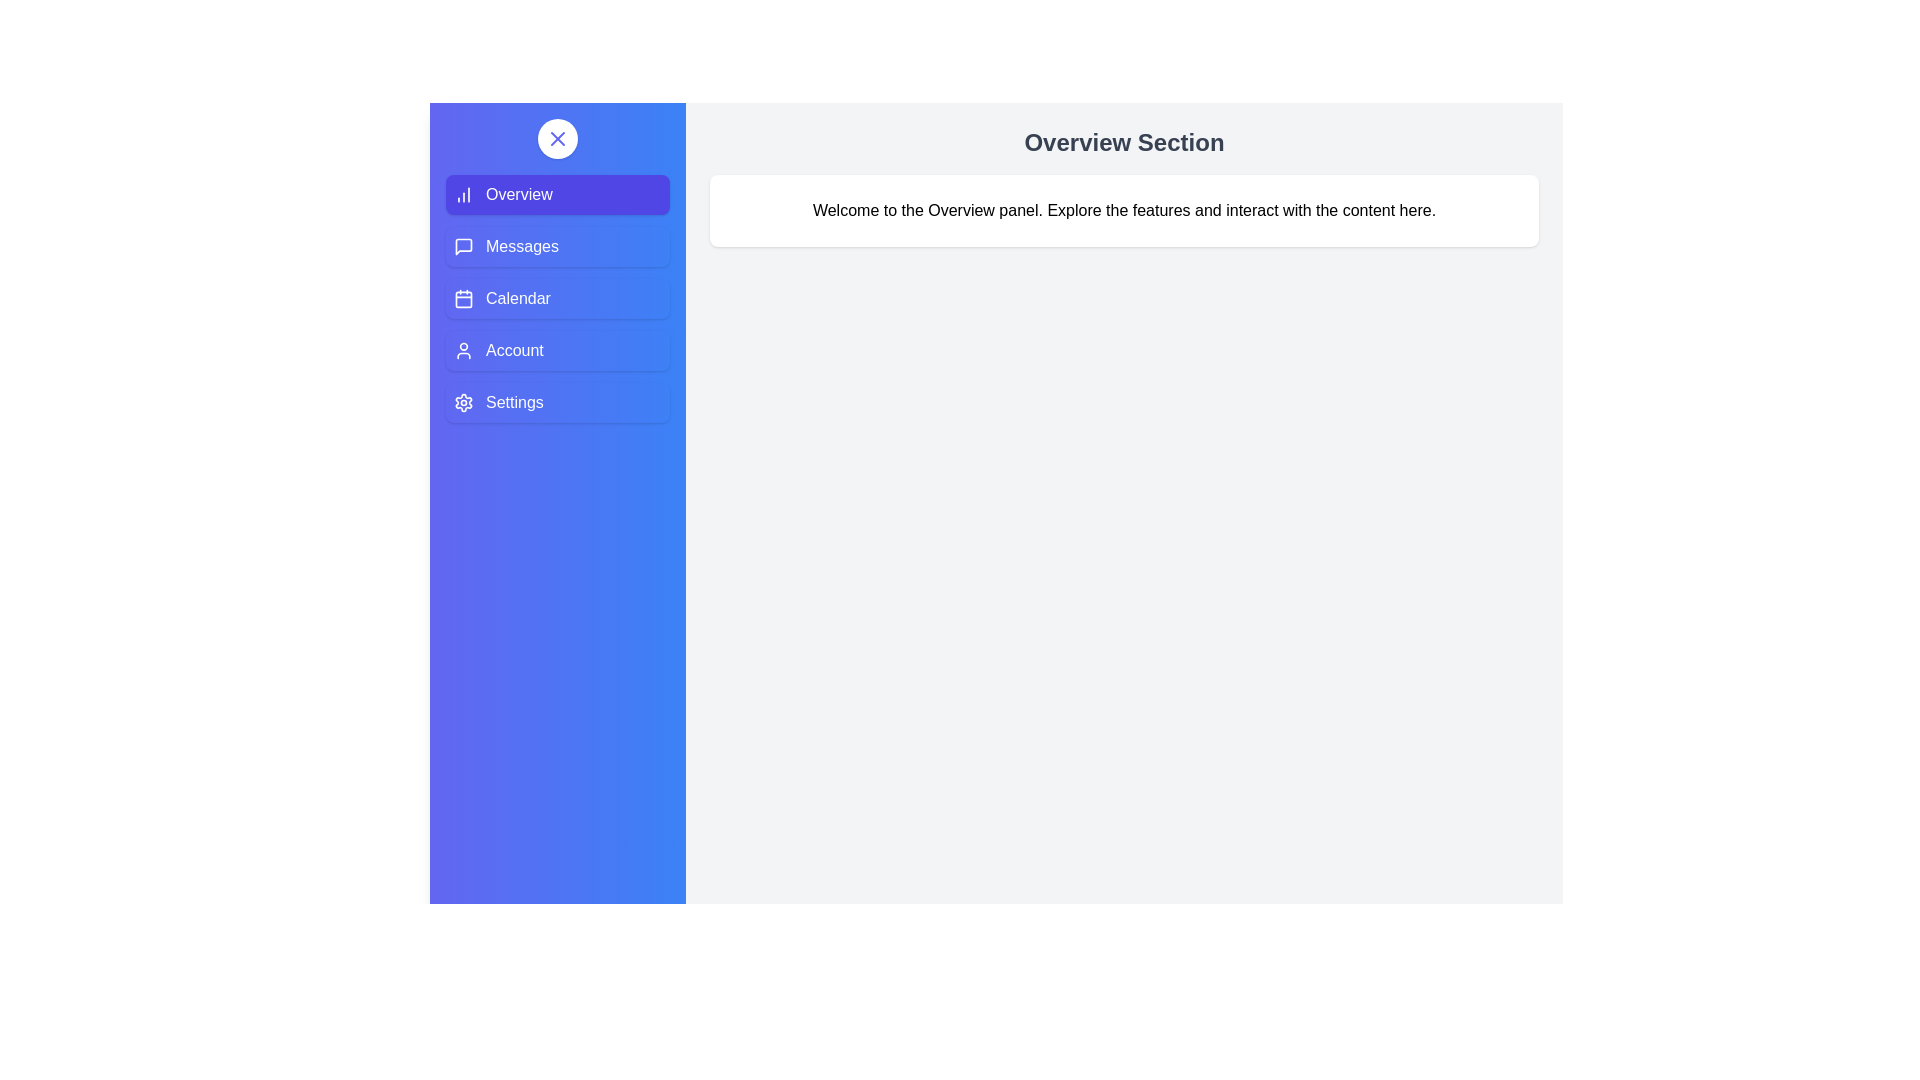 The width and height of the screenshot is (1920, 1080). What do you see at coordinates (557, 245) in the screenshot?
I see `the Messages tab from the sidebar` at bounding box center [557, 245].